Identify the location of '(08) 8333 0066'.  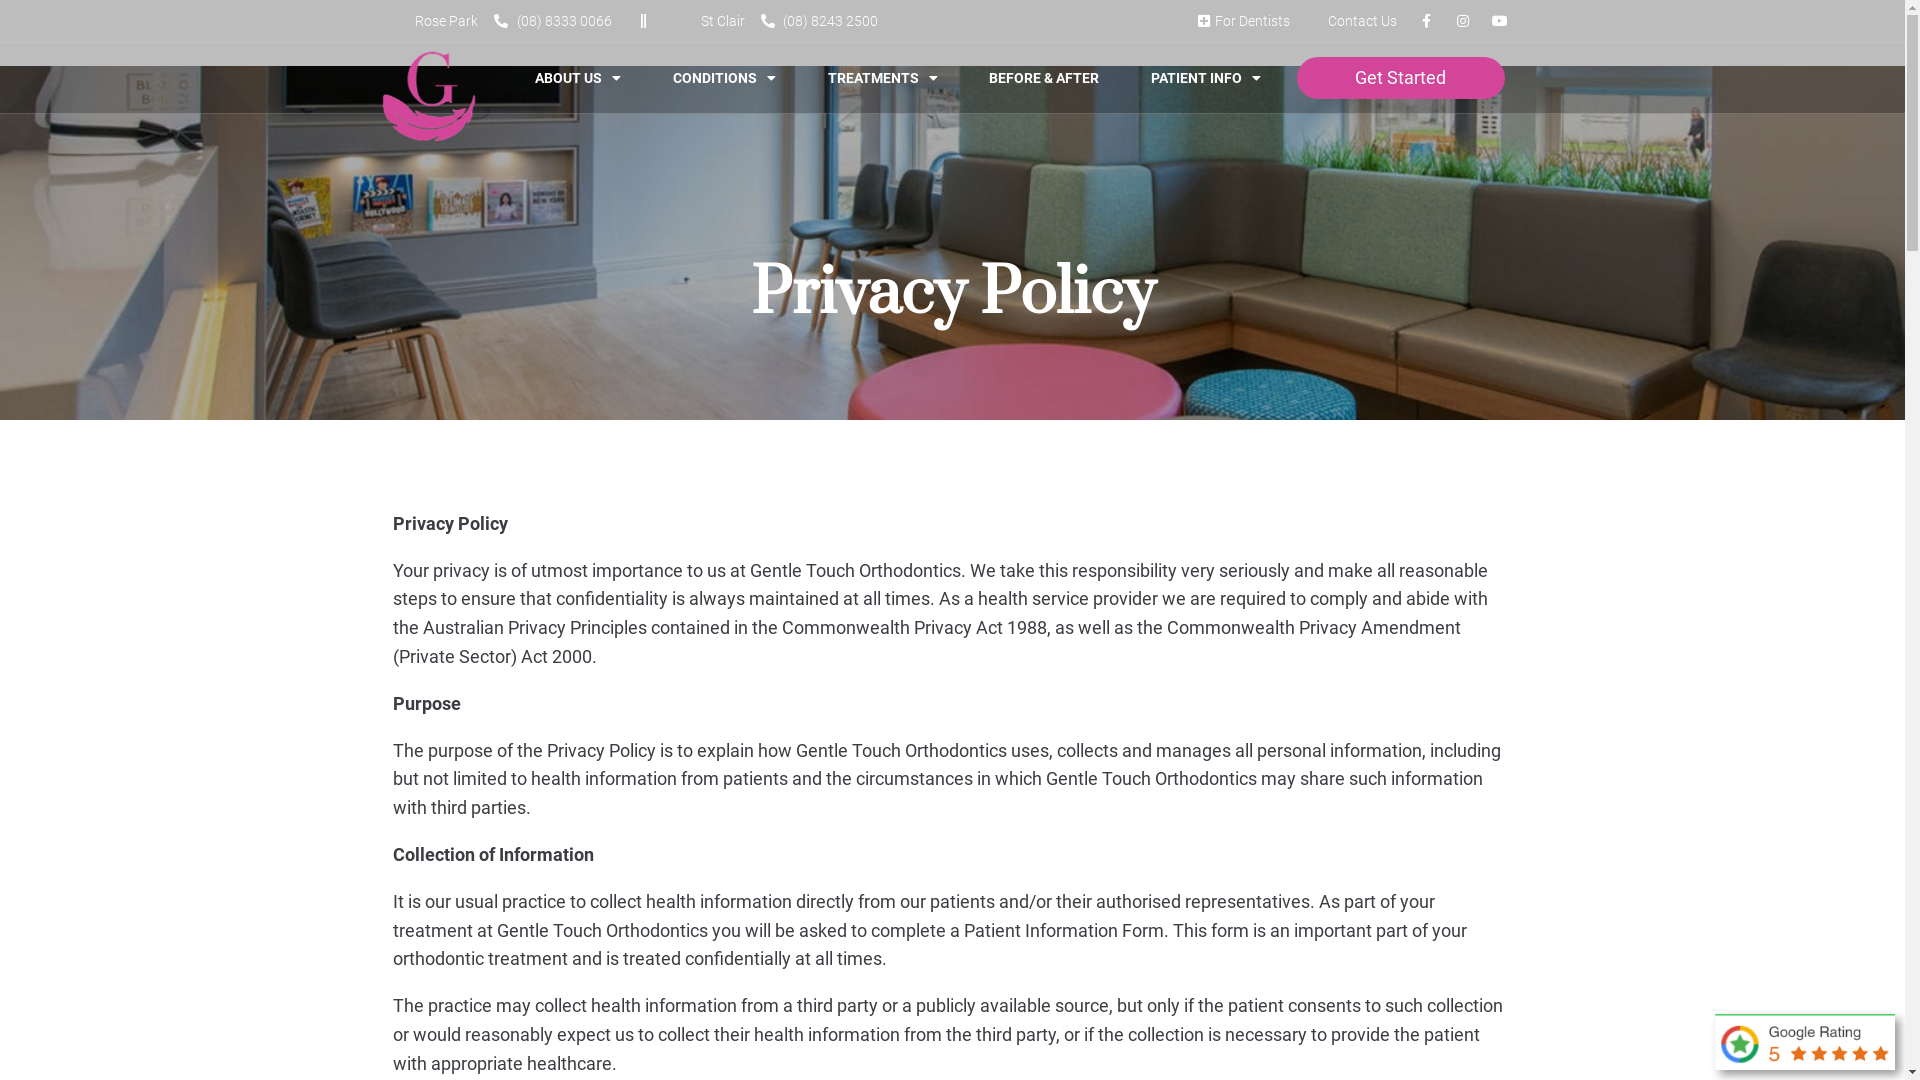
(494, 20).